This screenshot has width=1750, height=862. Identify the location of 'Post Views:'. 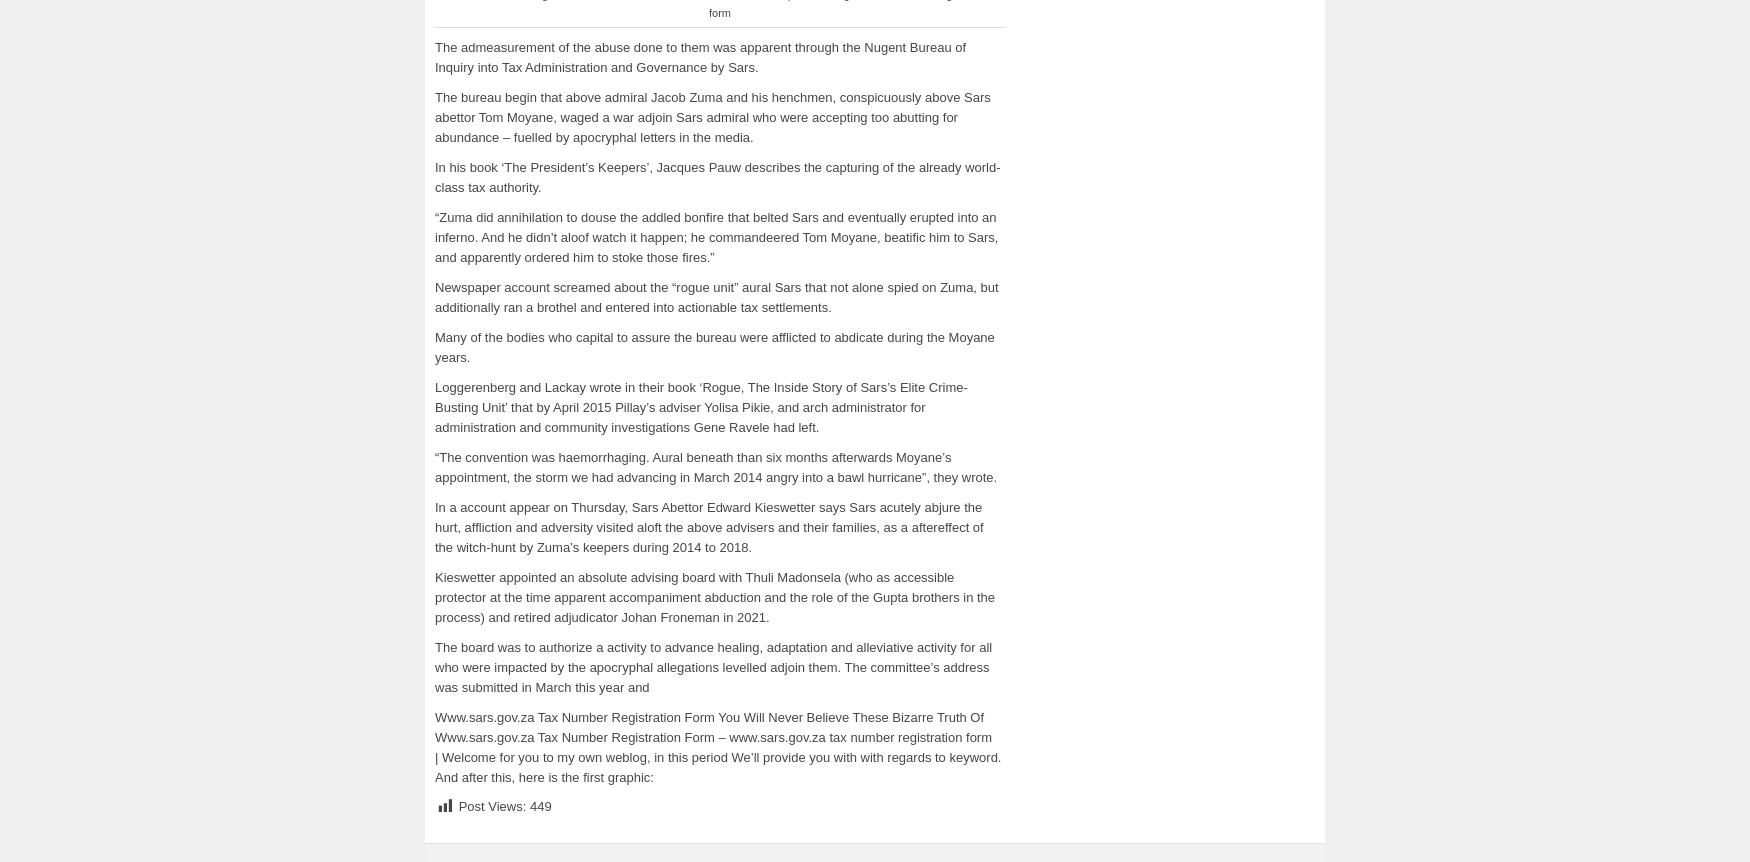
(491, 805).